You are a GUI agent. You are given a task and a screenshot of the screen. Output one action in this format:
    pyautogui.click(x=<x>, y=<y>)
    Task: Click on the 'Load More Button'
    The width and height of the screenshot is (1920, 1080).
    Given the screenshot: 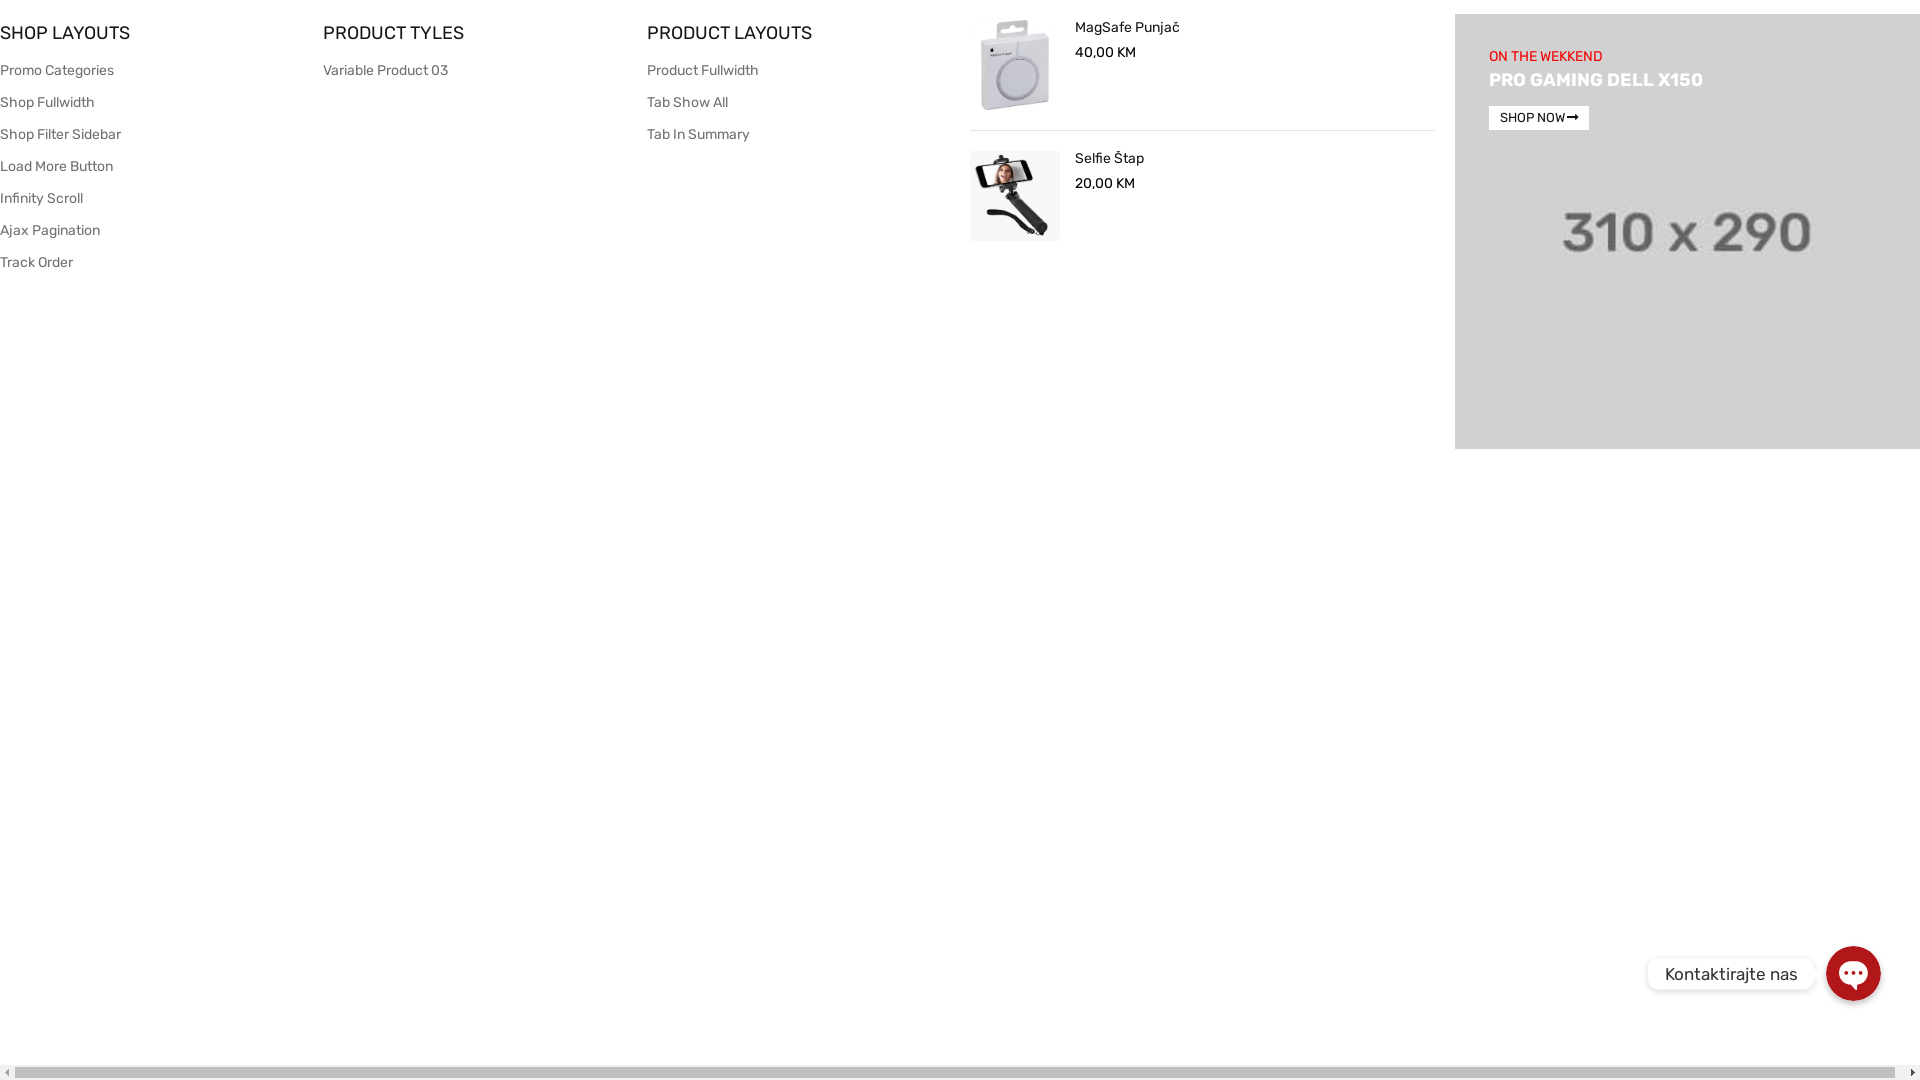 What is the action you would take?
    pyautogui.click(x=0, y=165)
    